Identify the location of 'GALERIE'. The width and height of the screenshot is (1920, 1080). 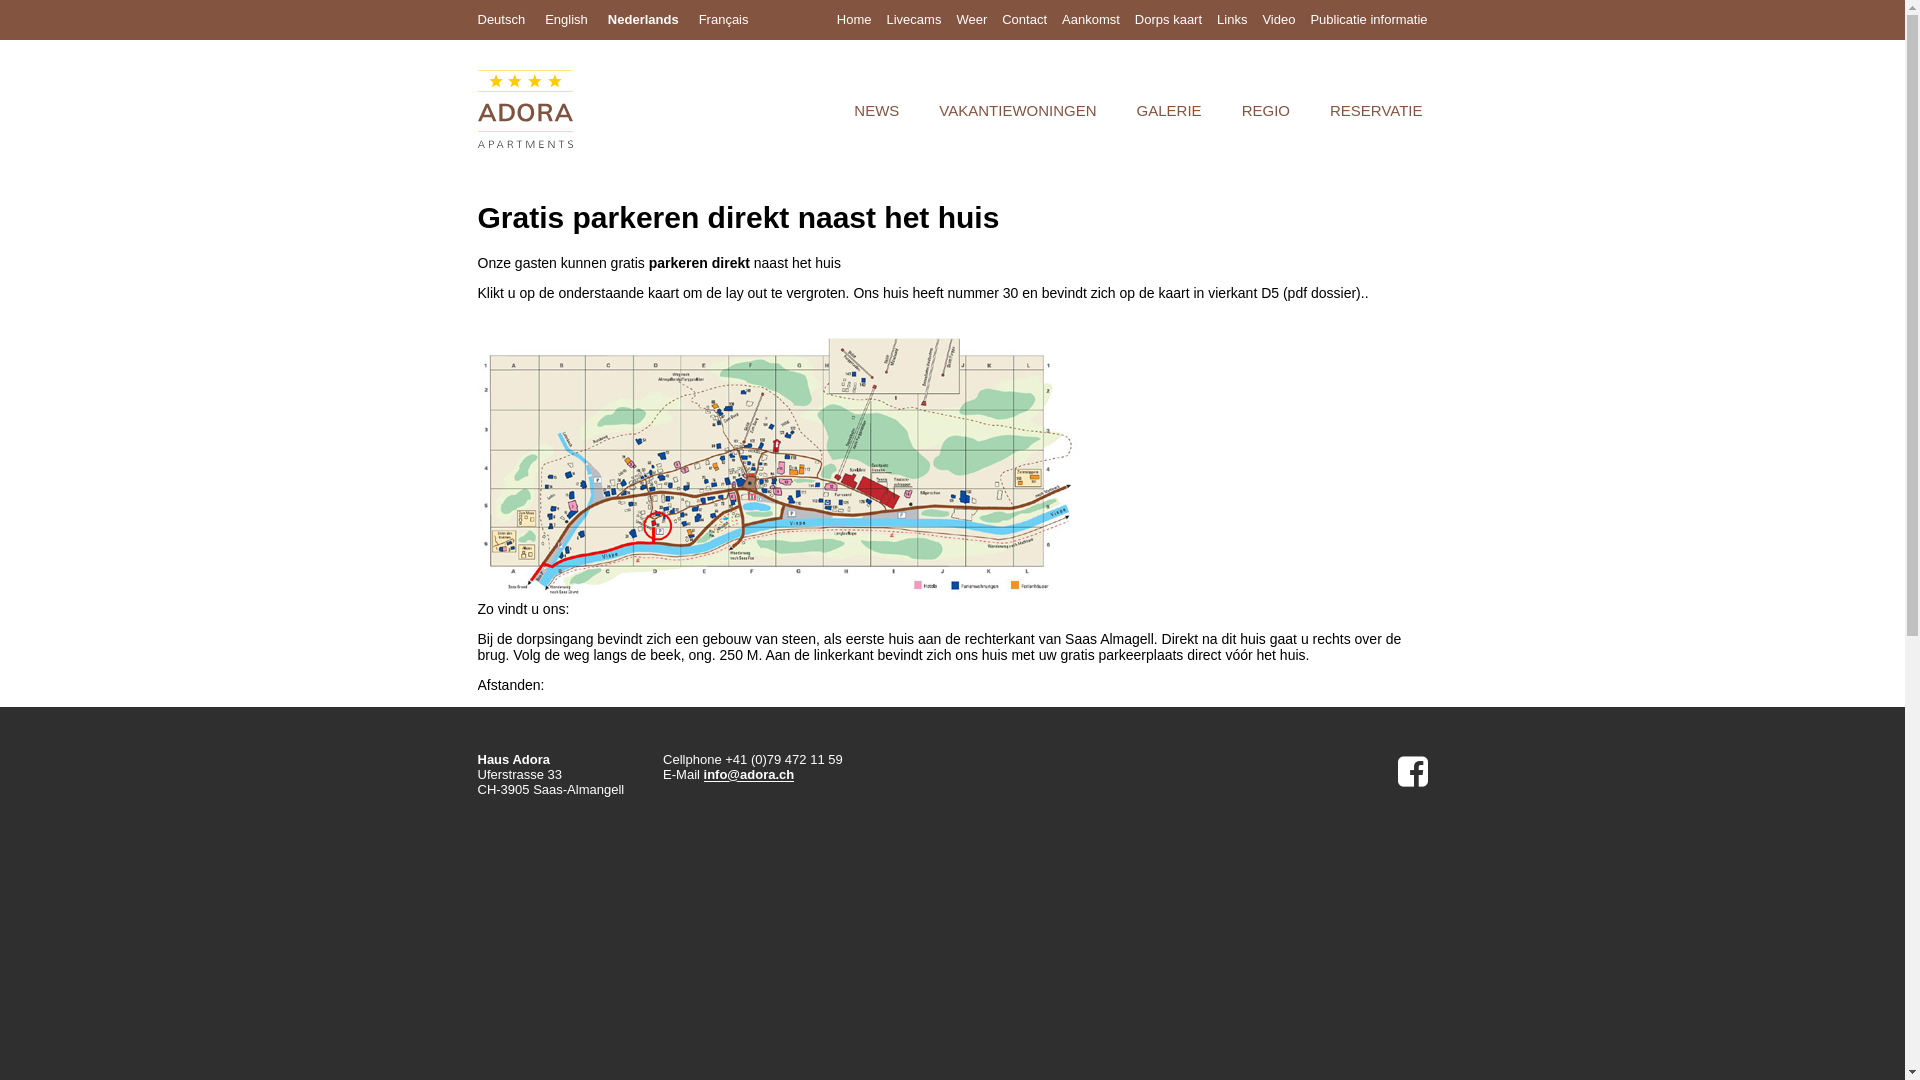
(1169, 110).